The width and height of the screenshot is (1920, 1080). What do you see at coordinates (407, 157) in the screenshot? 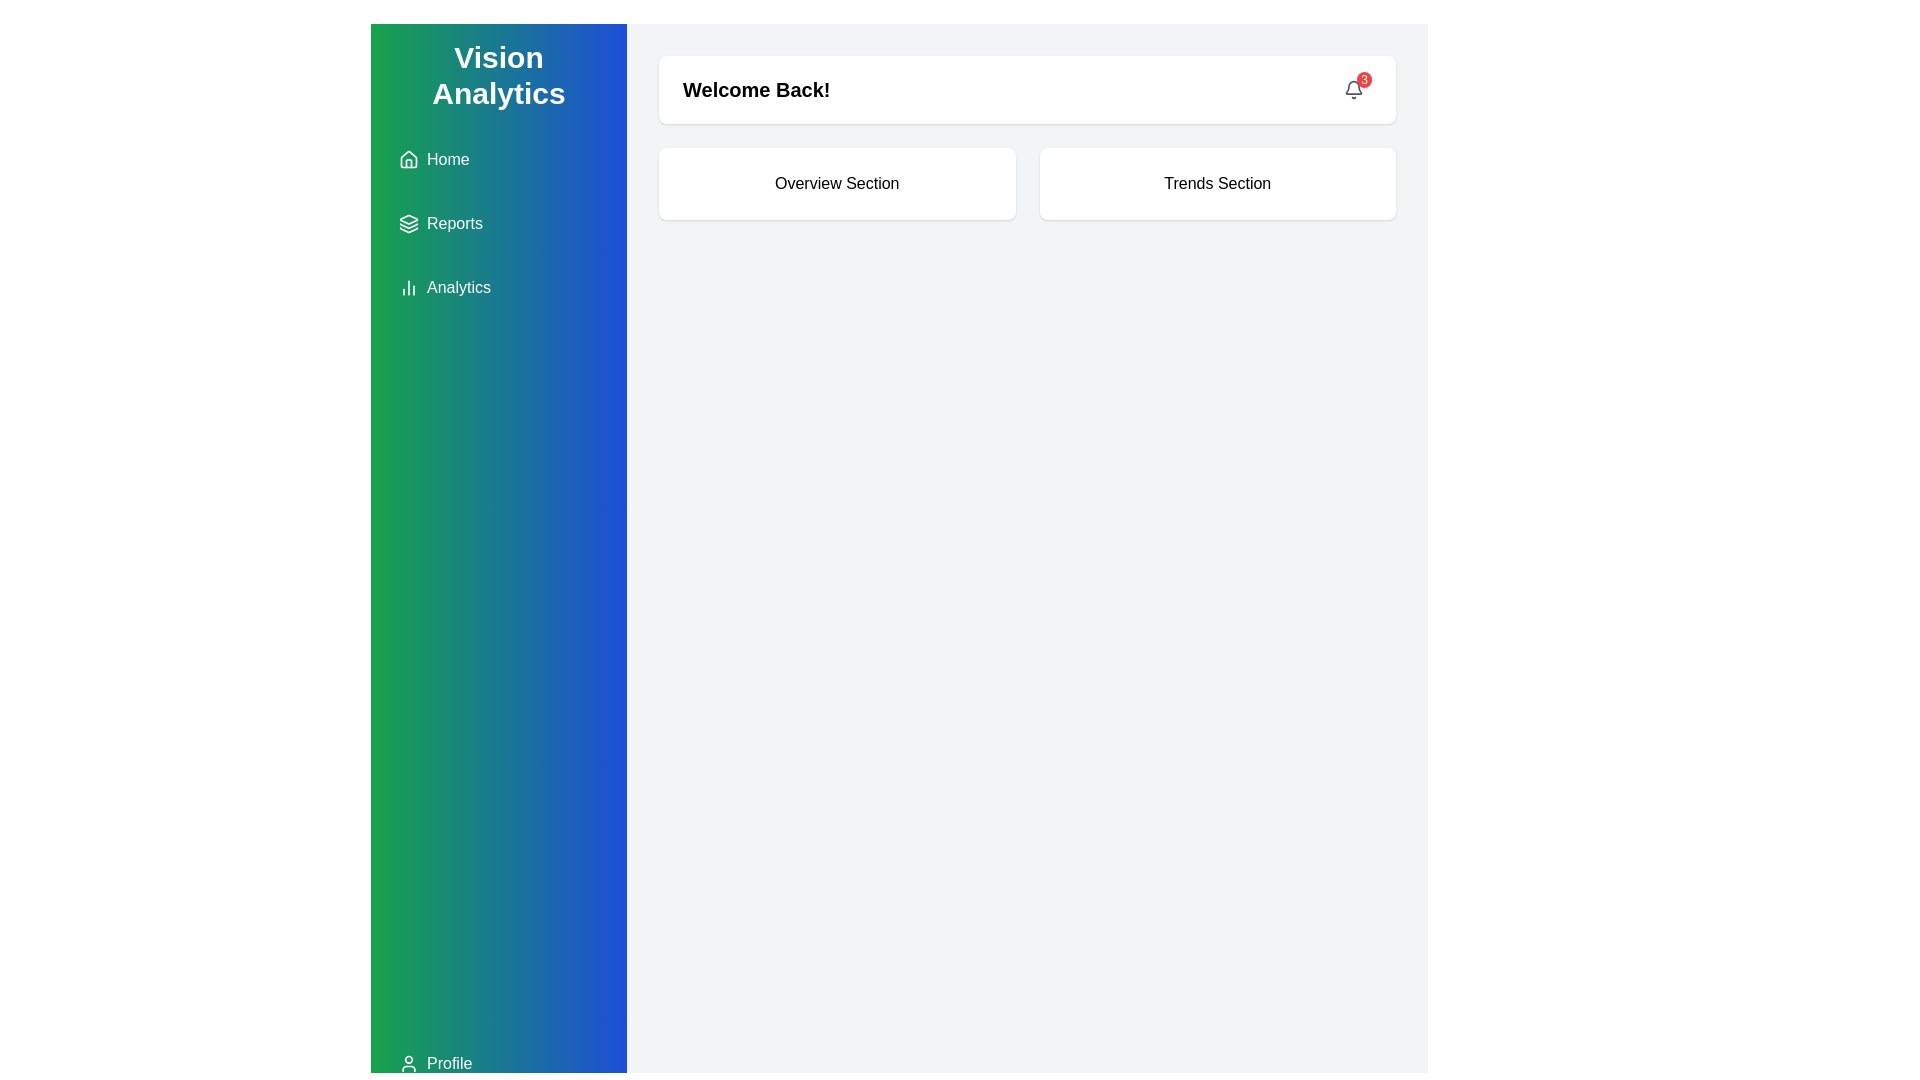
I see `the 'Home' icon located on the left-hand green and blue vertical sidebar, which is the first icon in the vertical list and is positioned next to the label 'Home'` at bounding box center [407, 157].